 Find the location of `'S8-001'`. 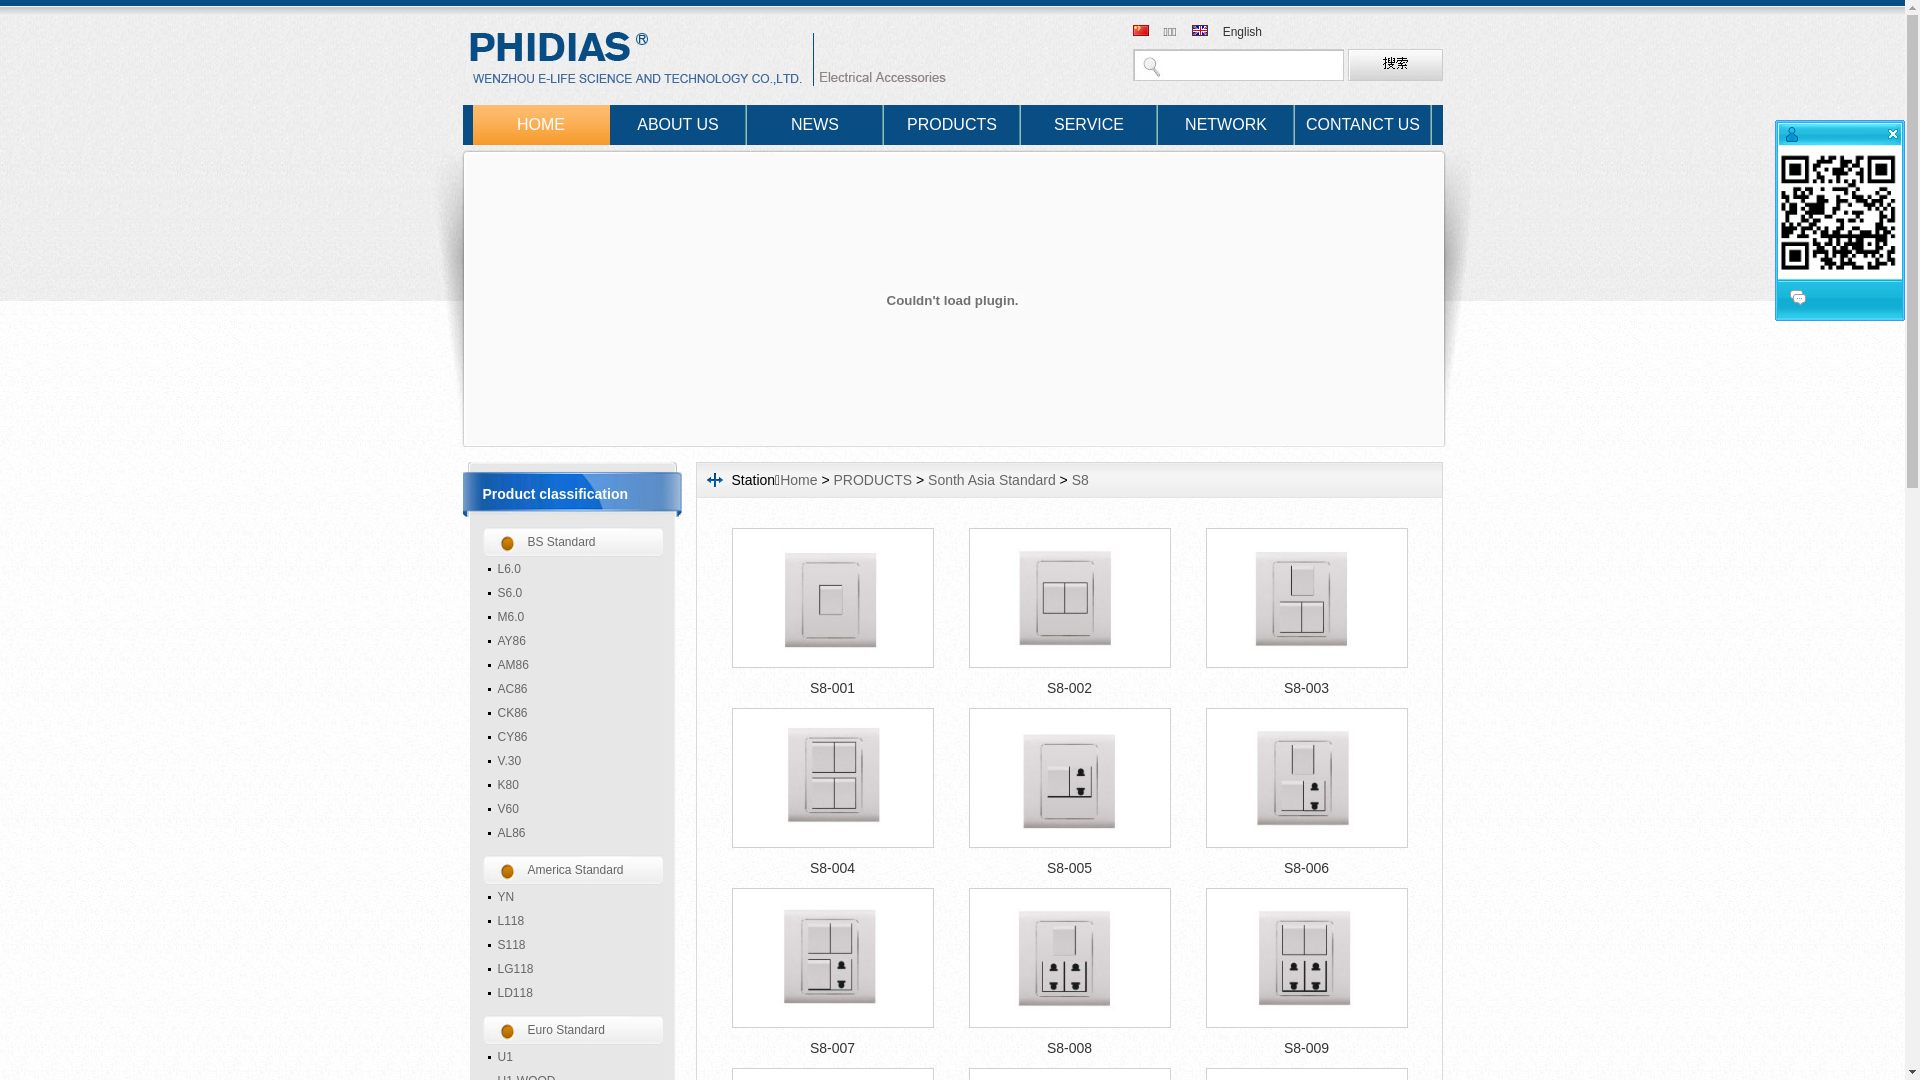

'S8-001' is located at coordinates (832, 686).